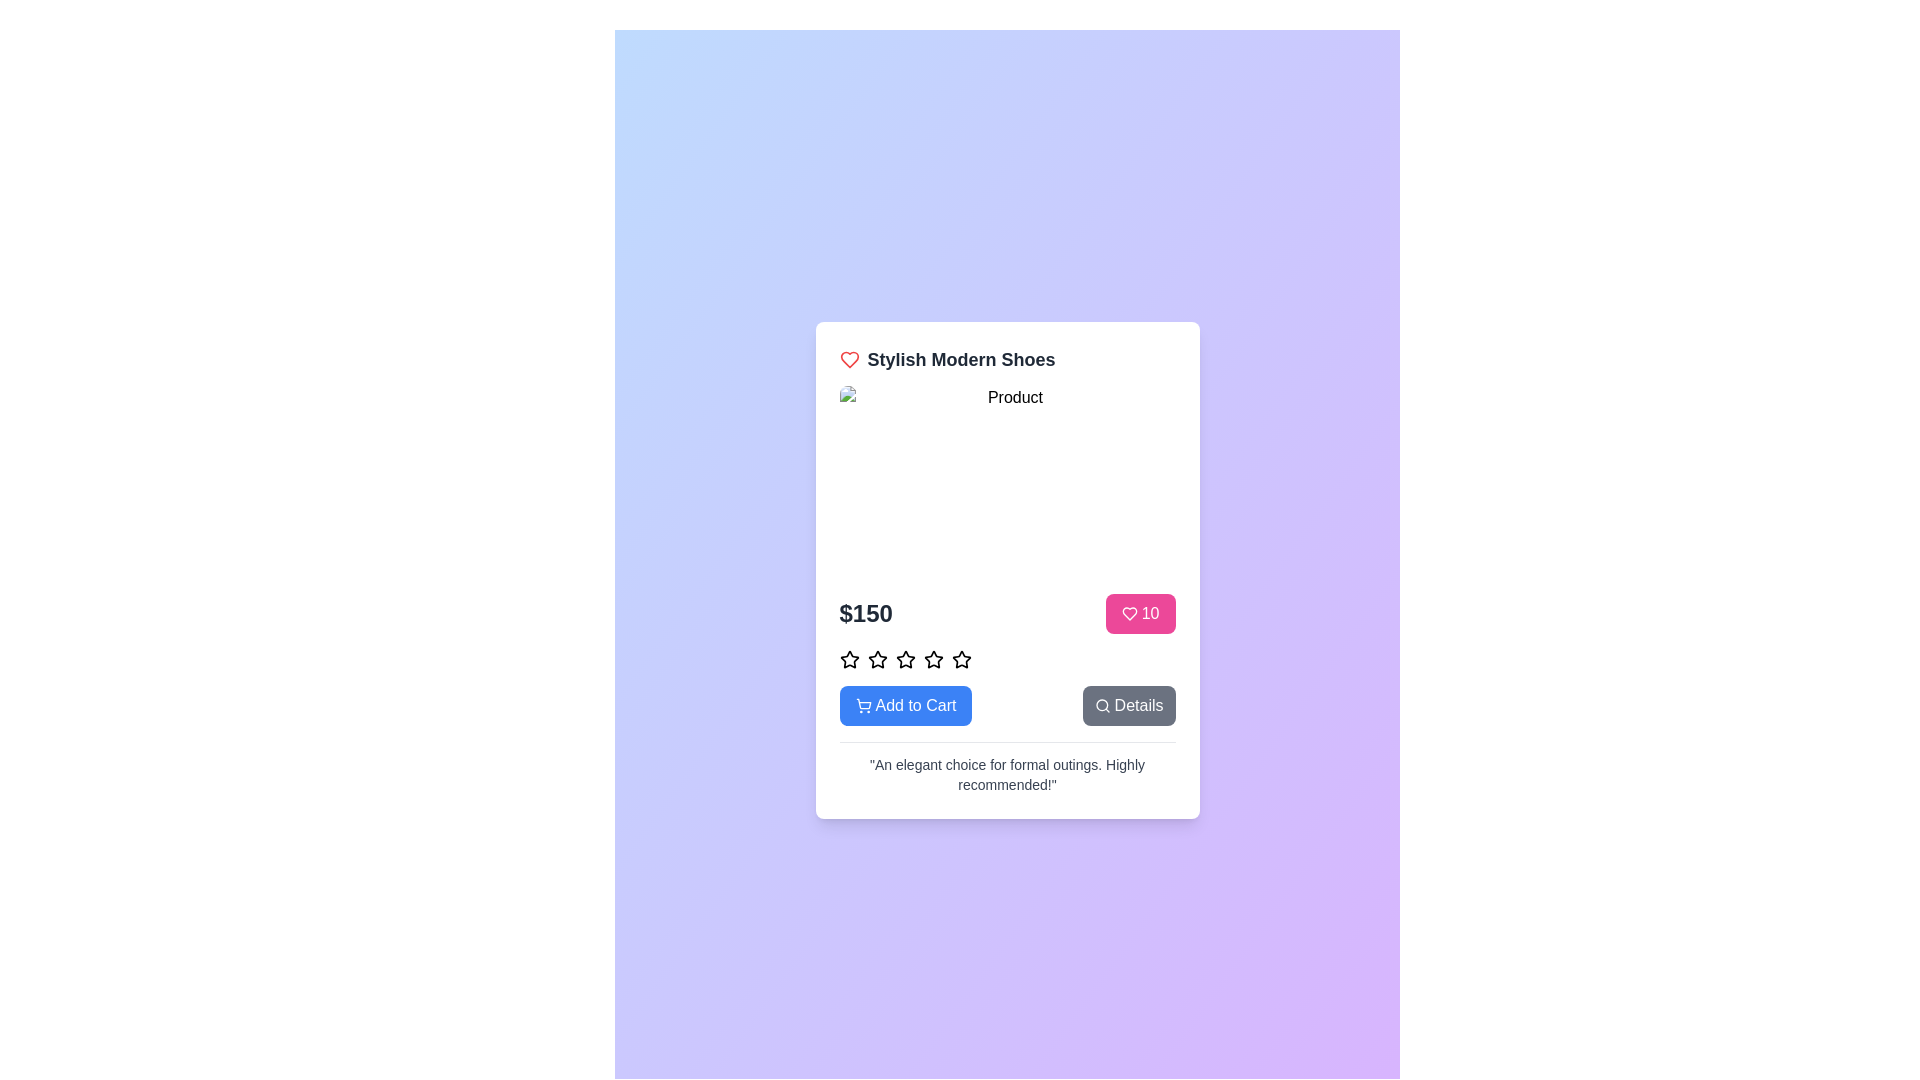  Describe the element at coordinates (932, 659) in the screenshot. I see `the third star in the rating component` at that location.